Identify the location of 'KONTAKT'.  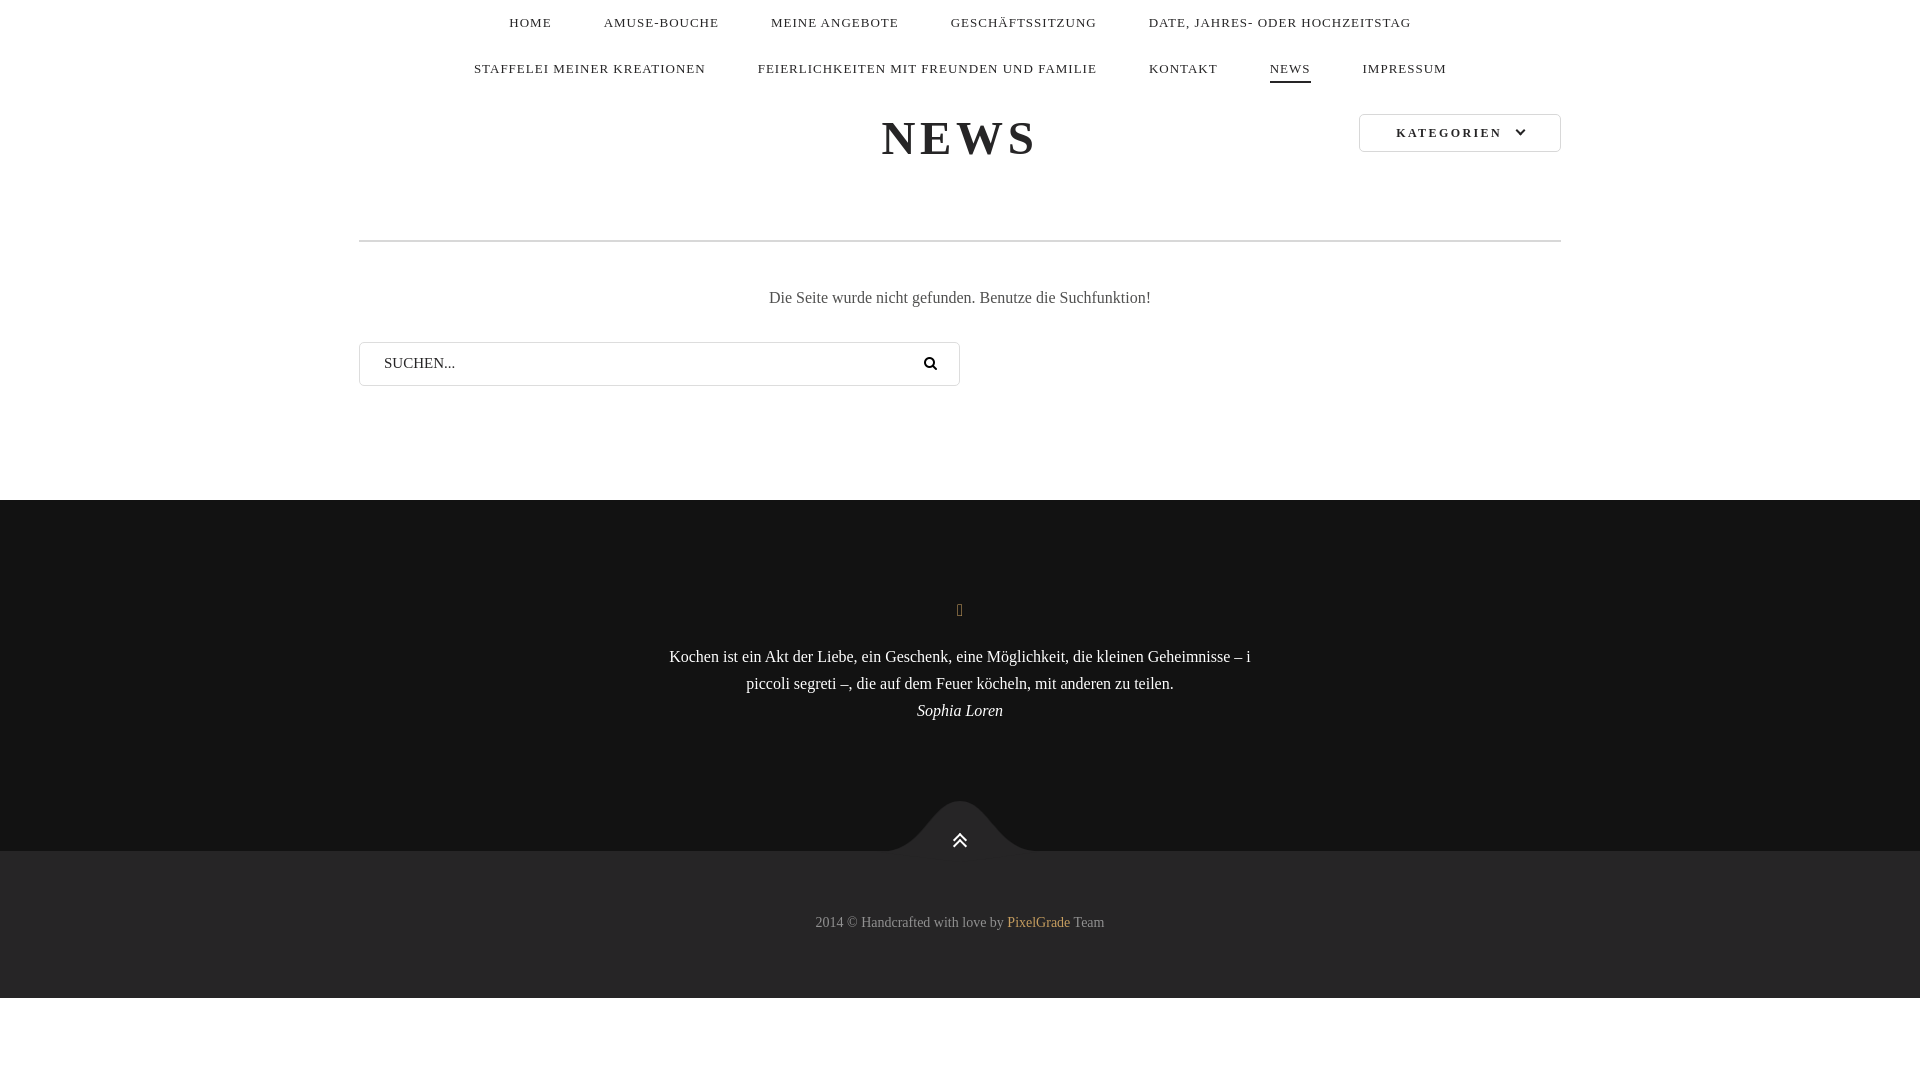
(1183, 68).